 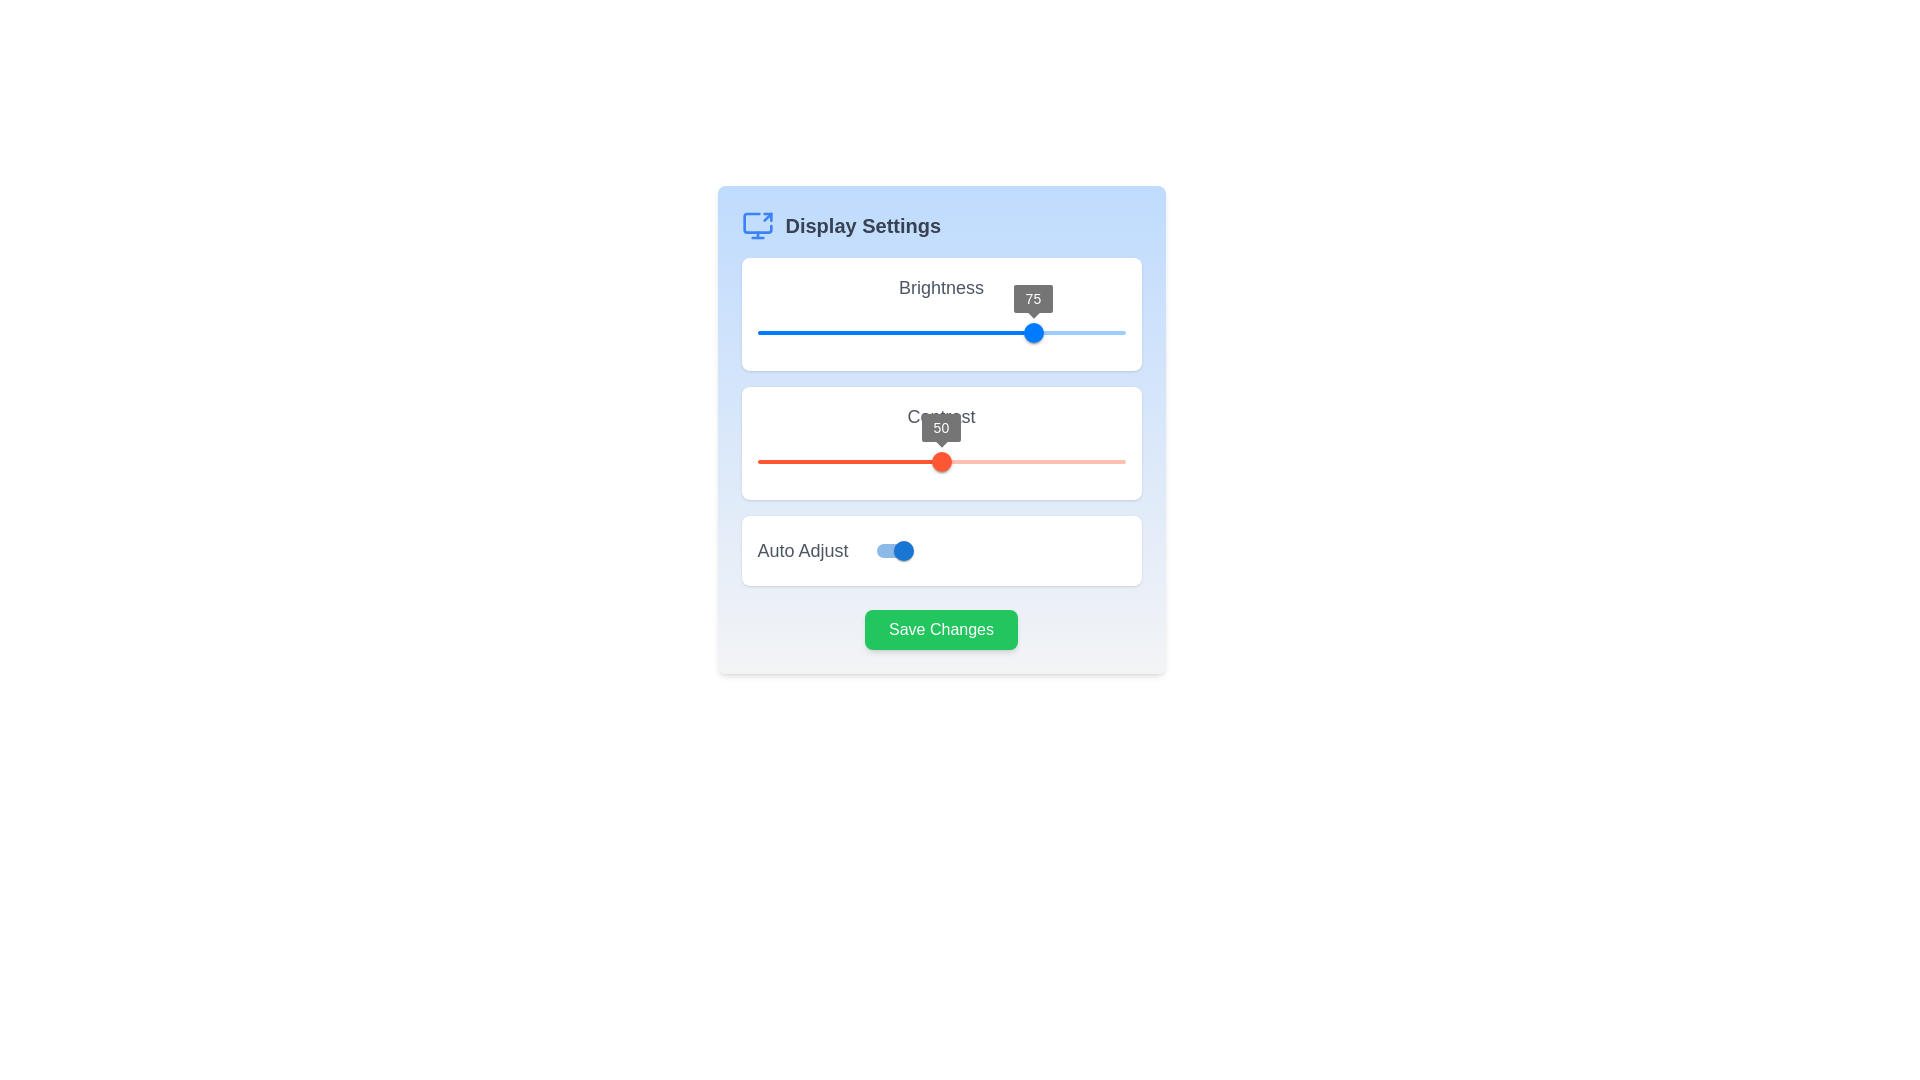 I want to click on the contrast, so click(x=871, y=462).